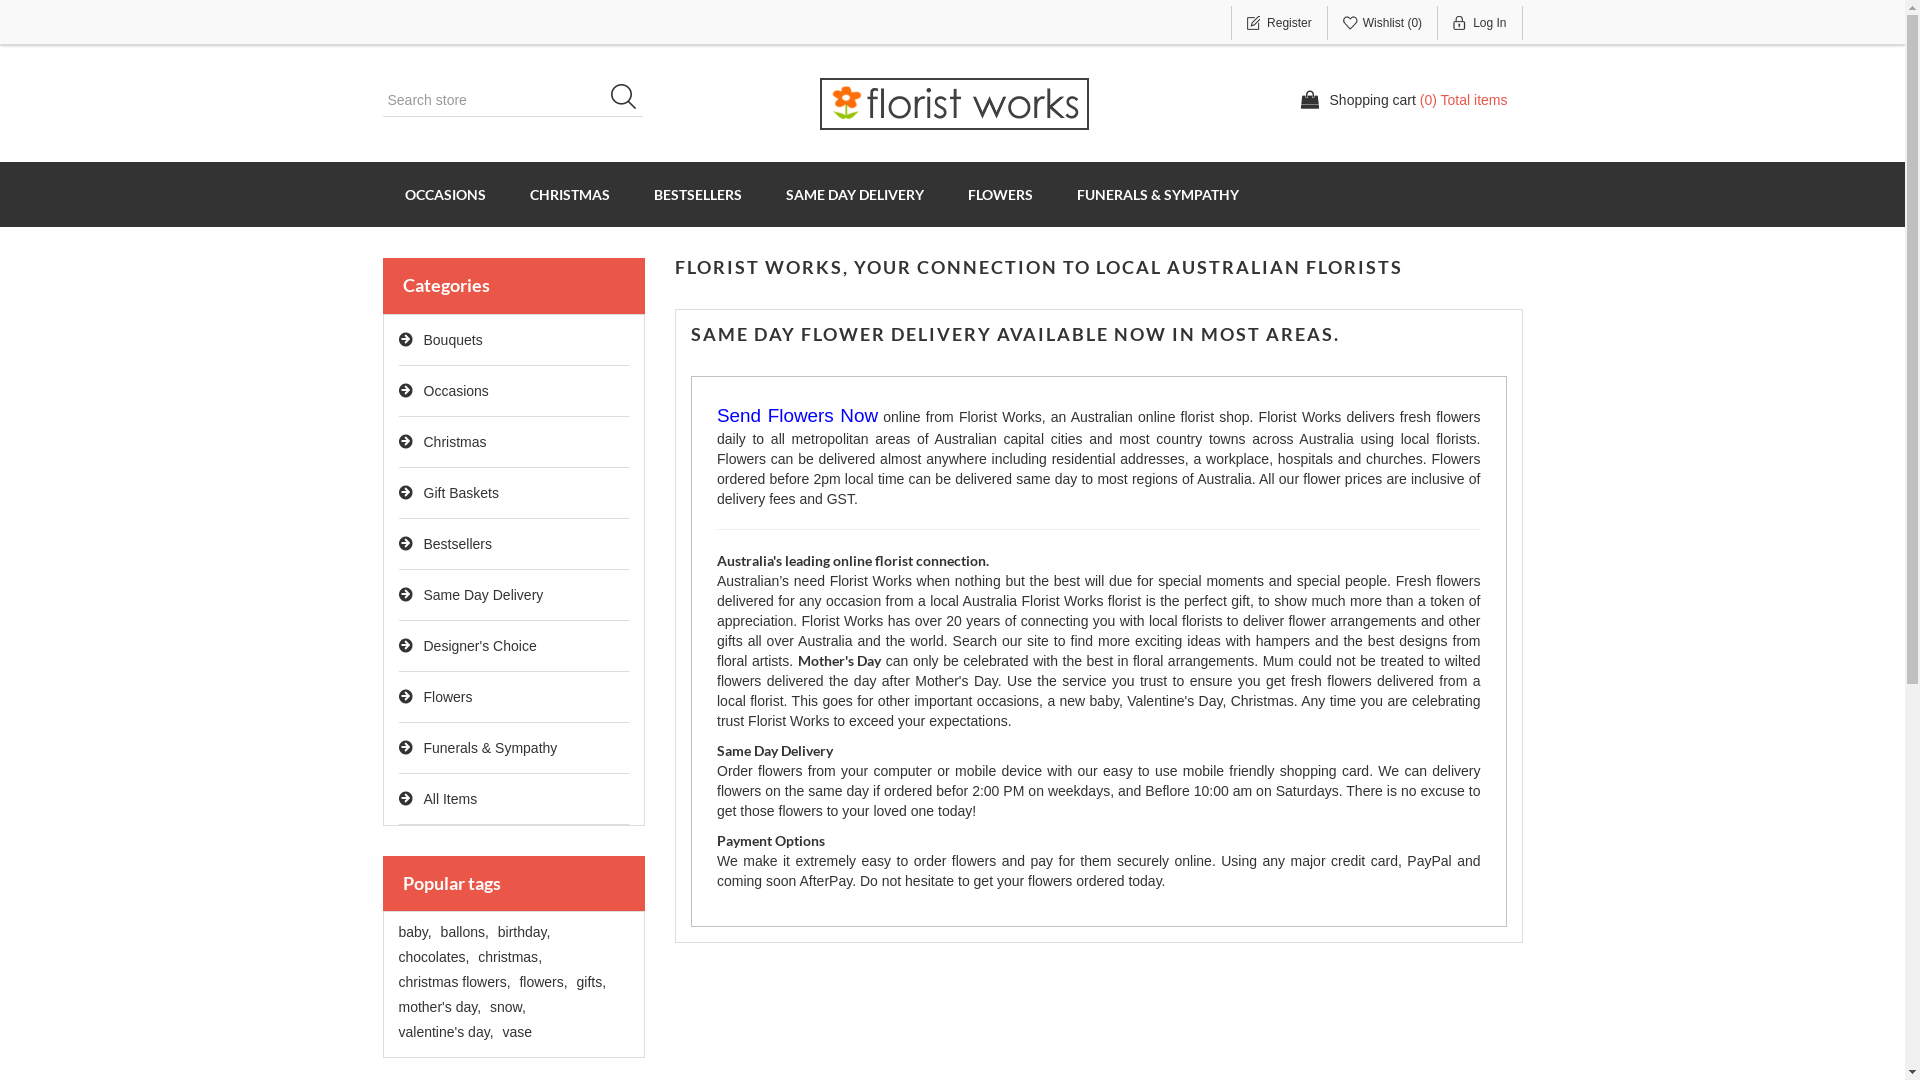  I want to click on 'gifts,', so click(590, 981).